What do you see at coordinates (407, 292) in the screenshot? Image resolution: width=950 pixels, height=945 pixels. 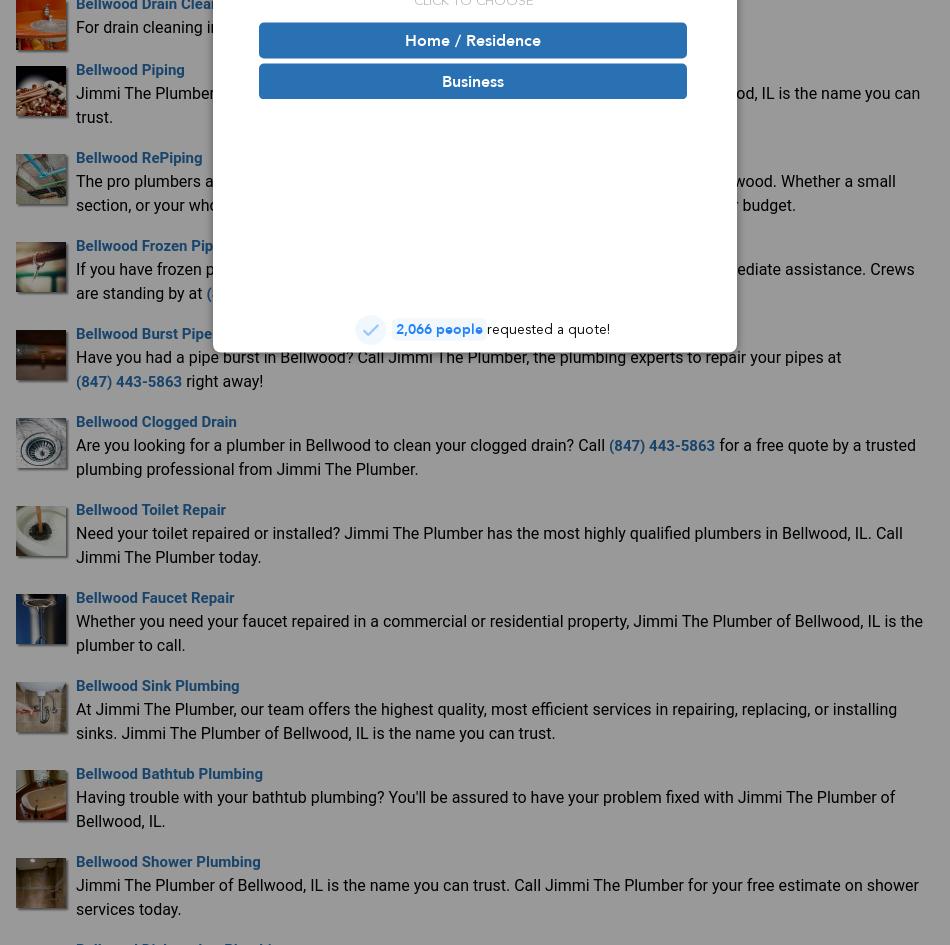 I see `'to repair your frozen pipes!'` at bounding box center [407, 292].